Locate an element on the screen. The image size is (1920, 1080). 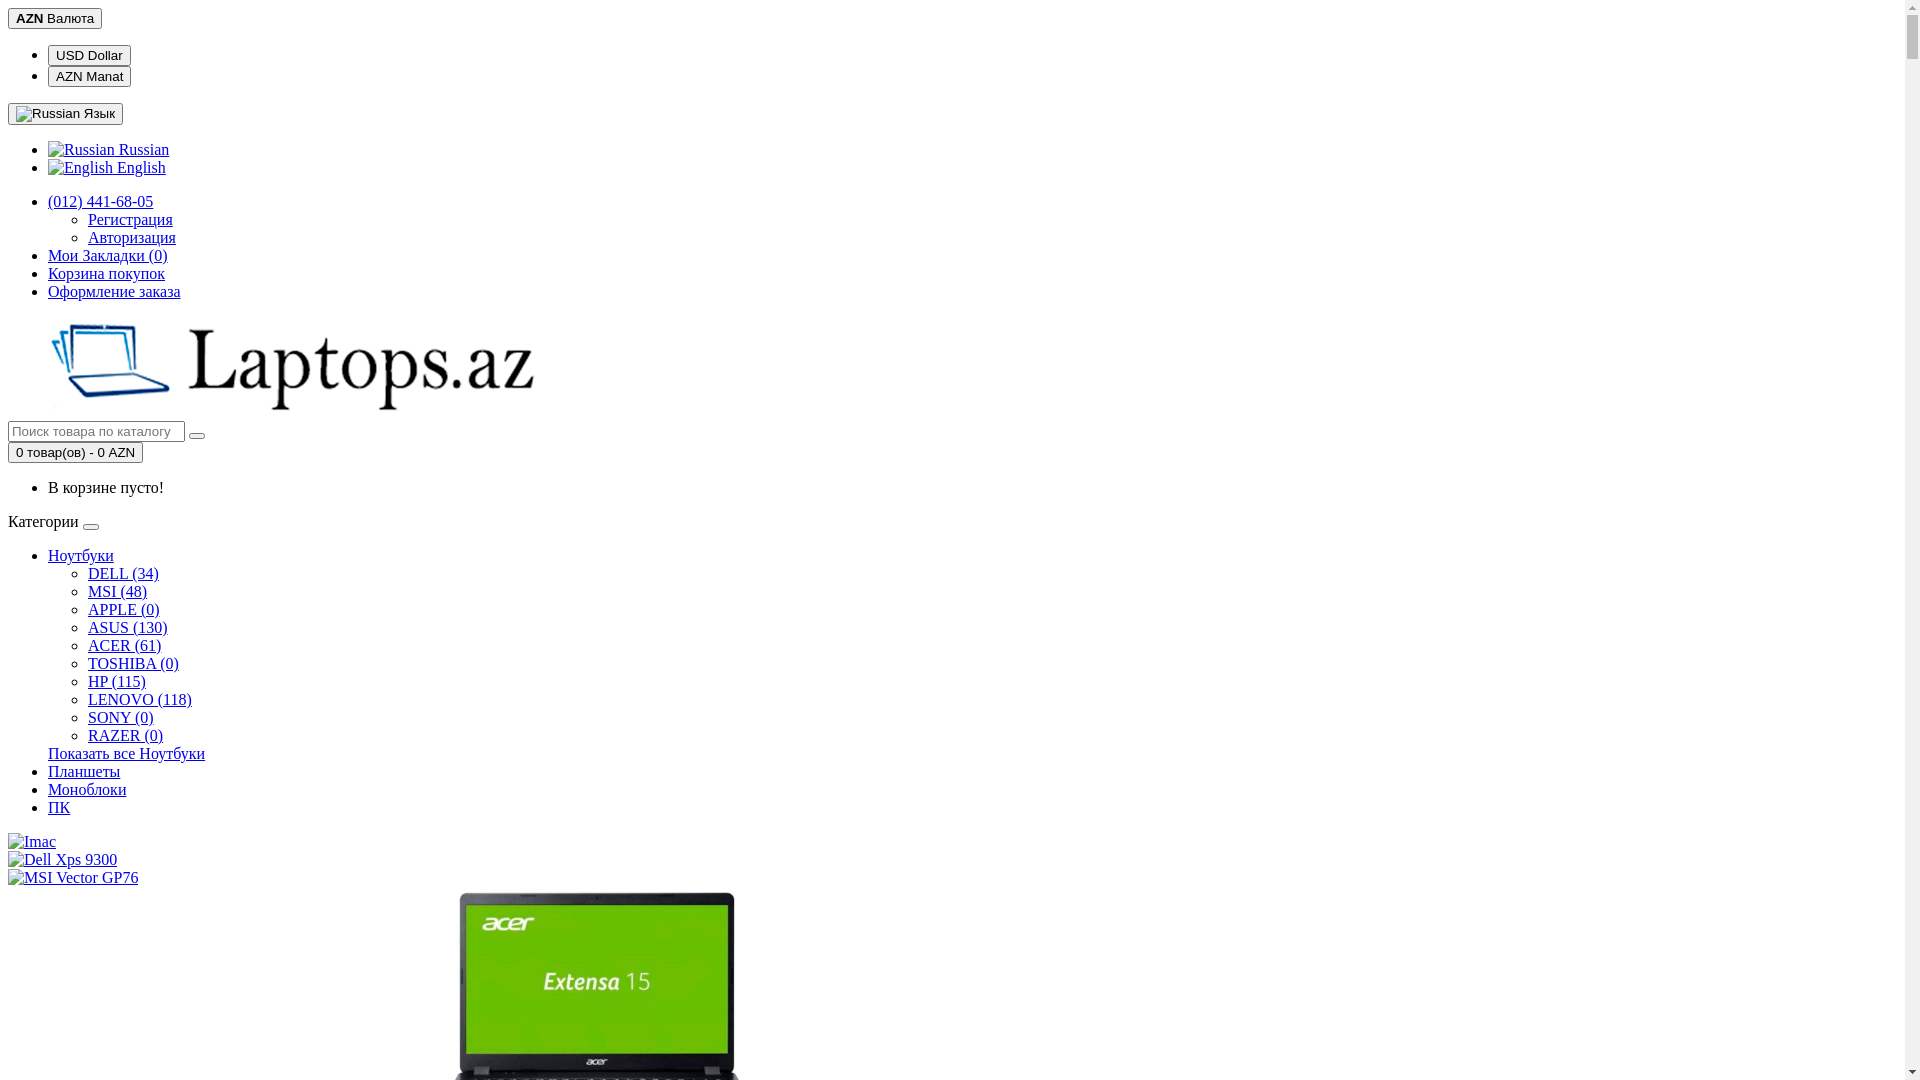
'USD Dollar' is located at coordinates (88, 54).